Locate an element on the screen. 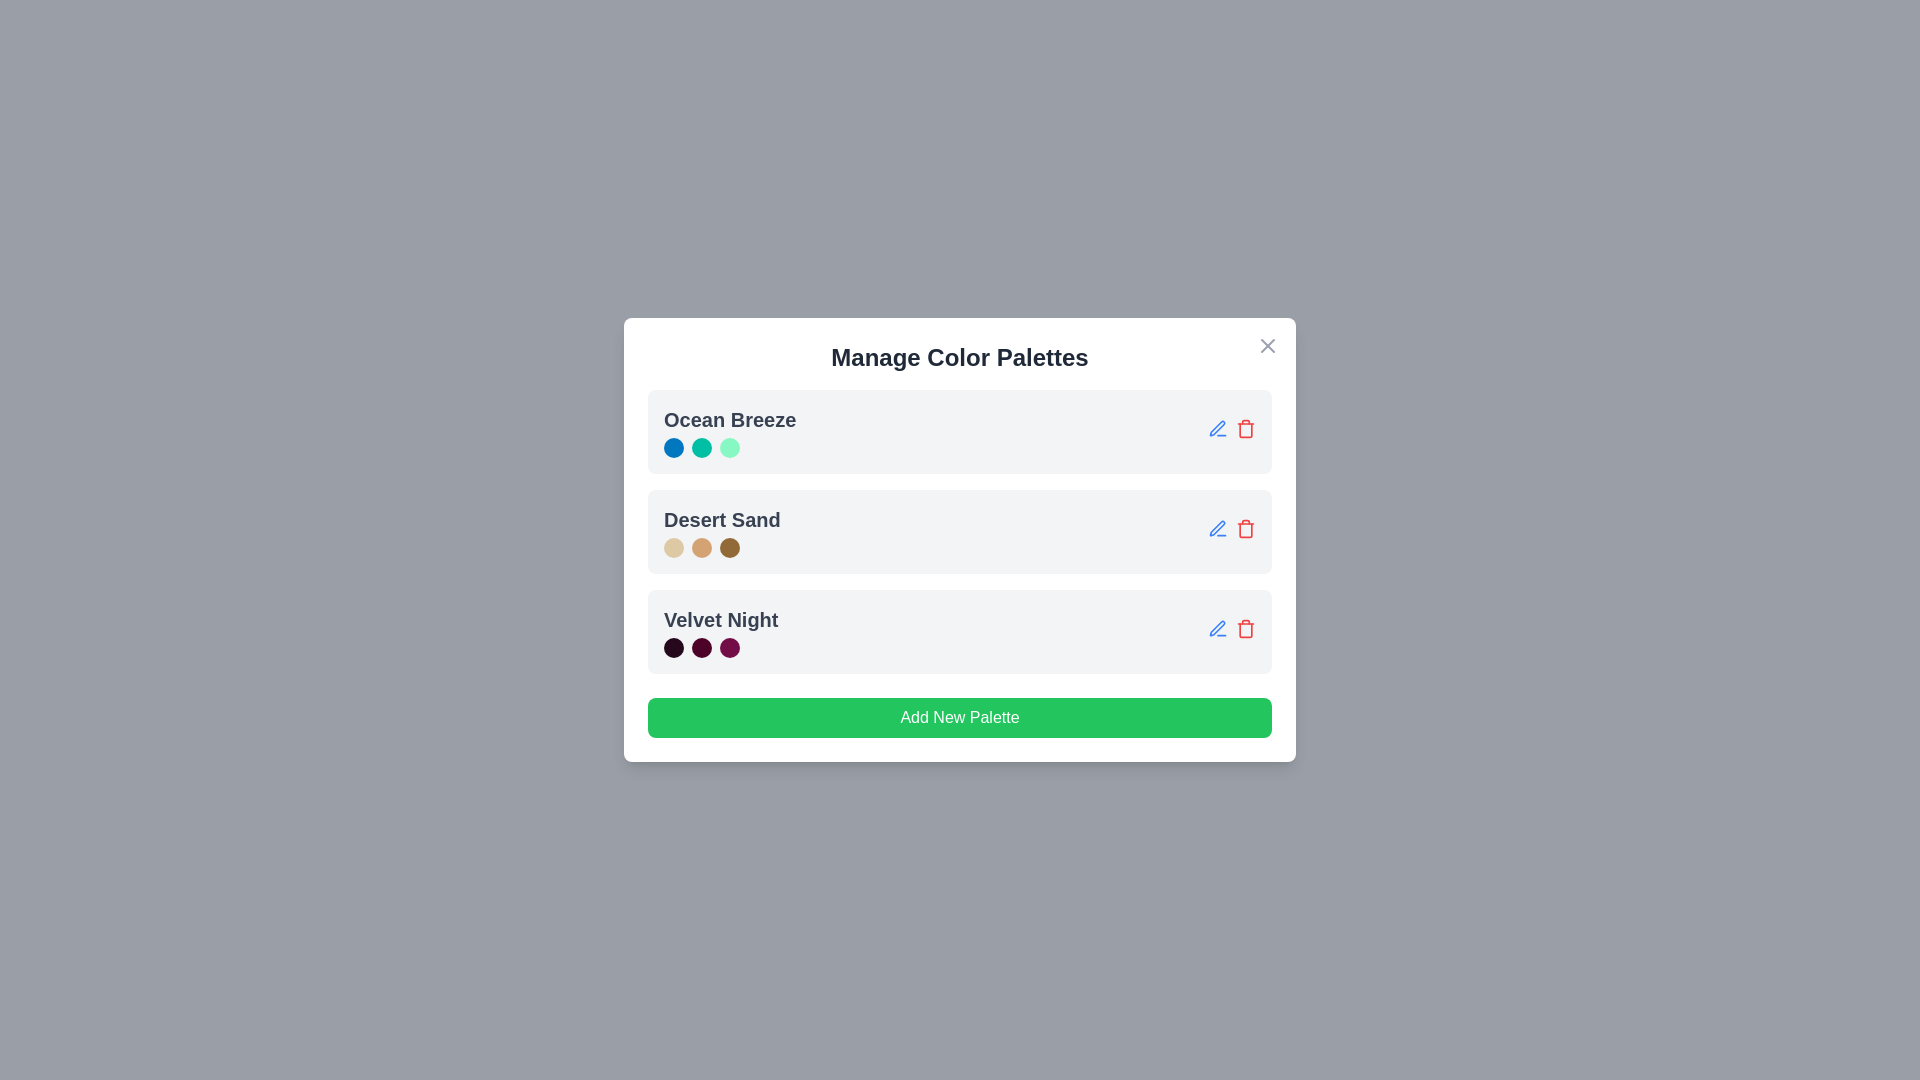 Image resolution: width=1920 pixels, height=1080 pixels. the edit icon for the palette named Desert Sand is located at coordinates (1217, 527).